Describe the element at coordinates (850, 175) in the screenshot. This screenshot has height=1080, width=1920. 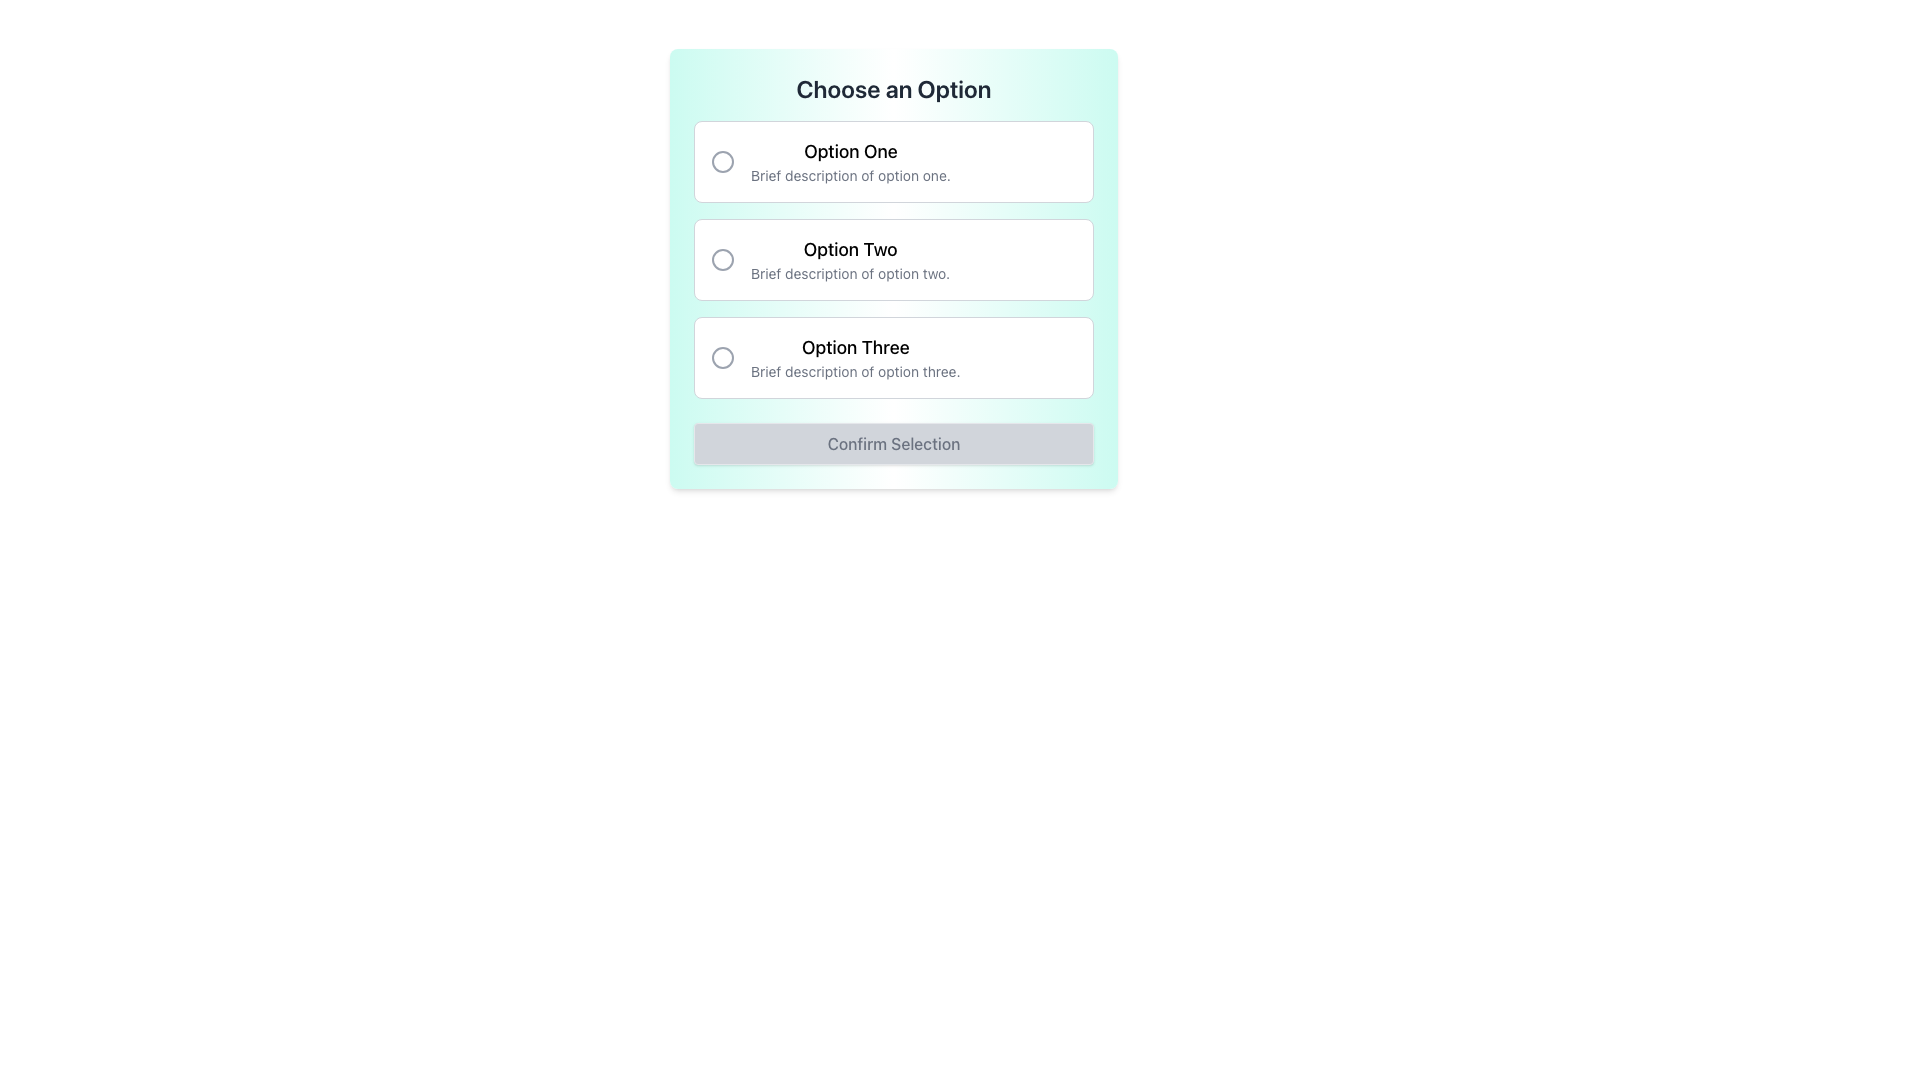
I see `the text label reading 'Brief description of option one.' which is positioned beneath the title 'Option One' in the first option card` at that location.